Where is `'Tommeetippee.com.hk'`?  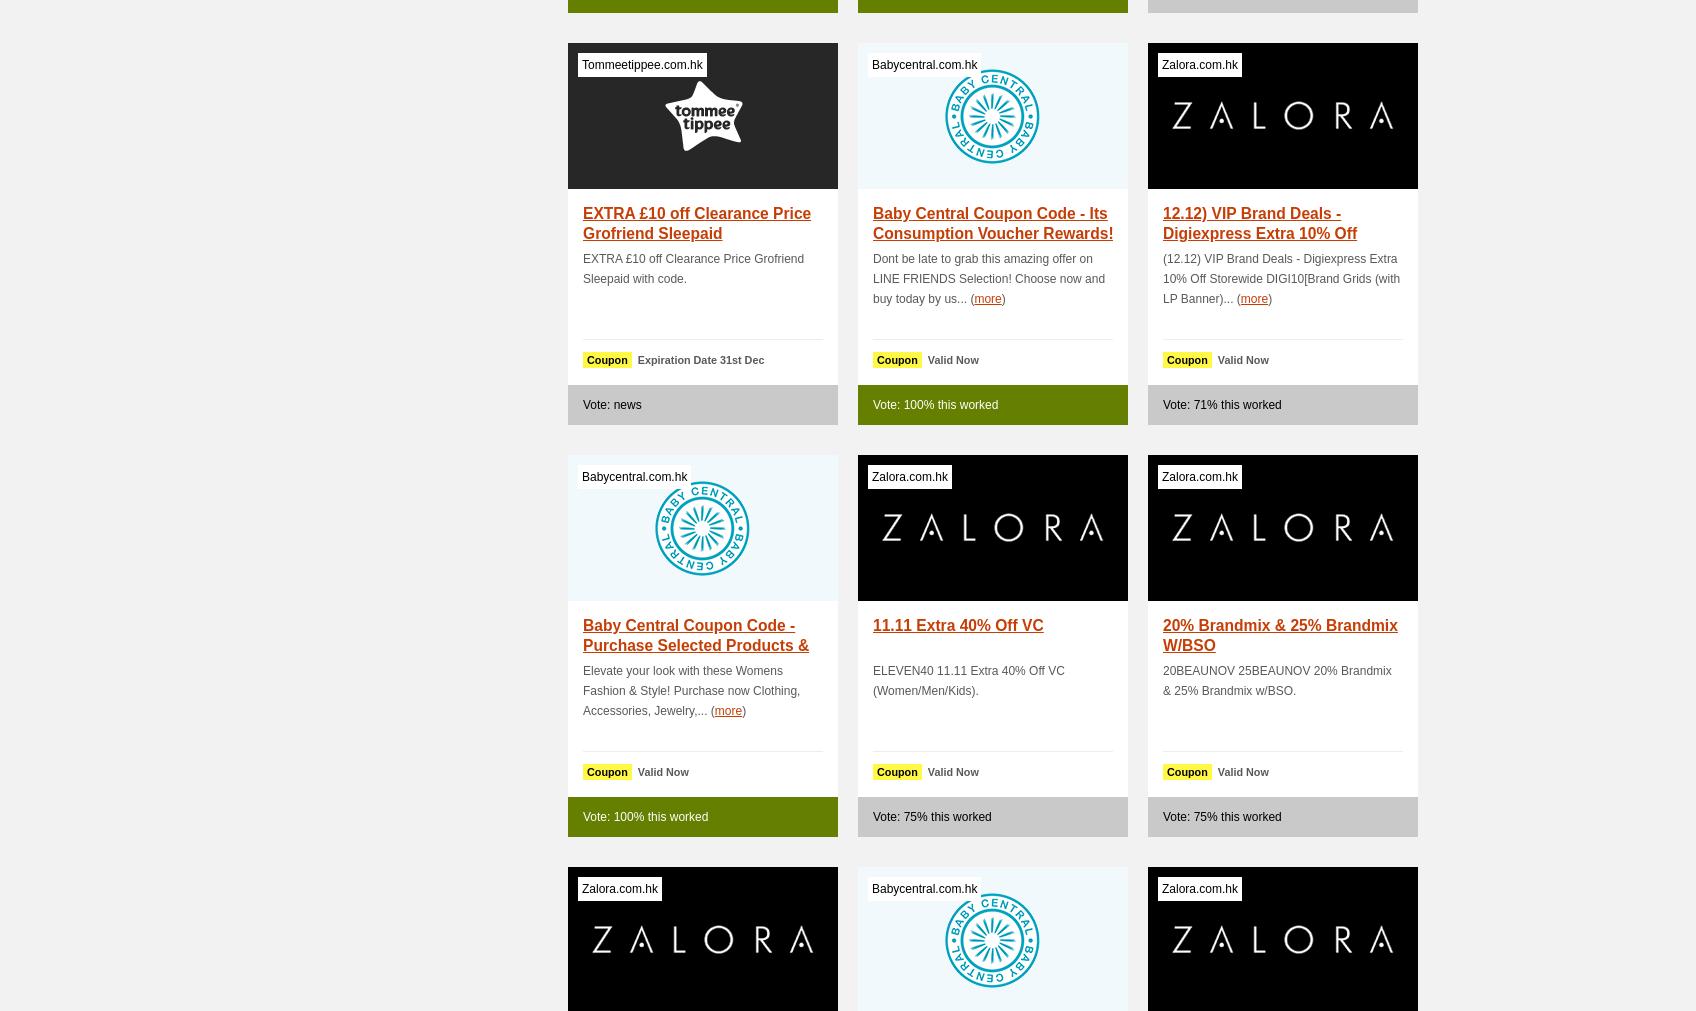
'Tommeetippee.com.hk' is located at coordinates (582, 64).